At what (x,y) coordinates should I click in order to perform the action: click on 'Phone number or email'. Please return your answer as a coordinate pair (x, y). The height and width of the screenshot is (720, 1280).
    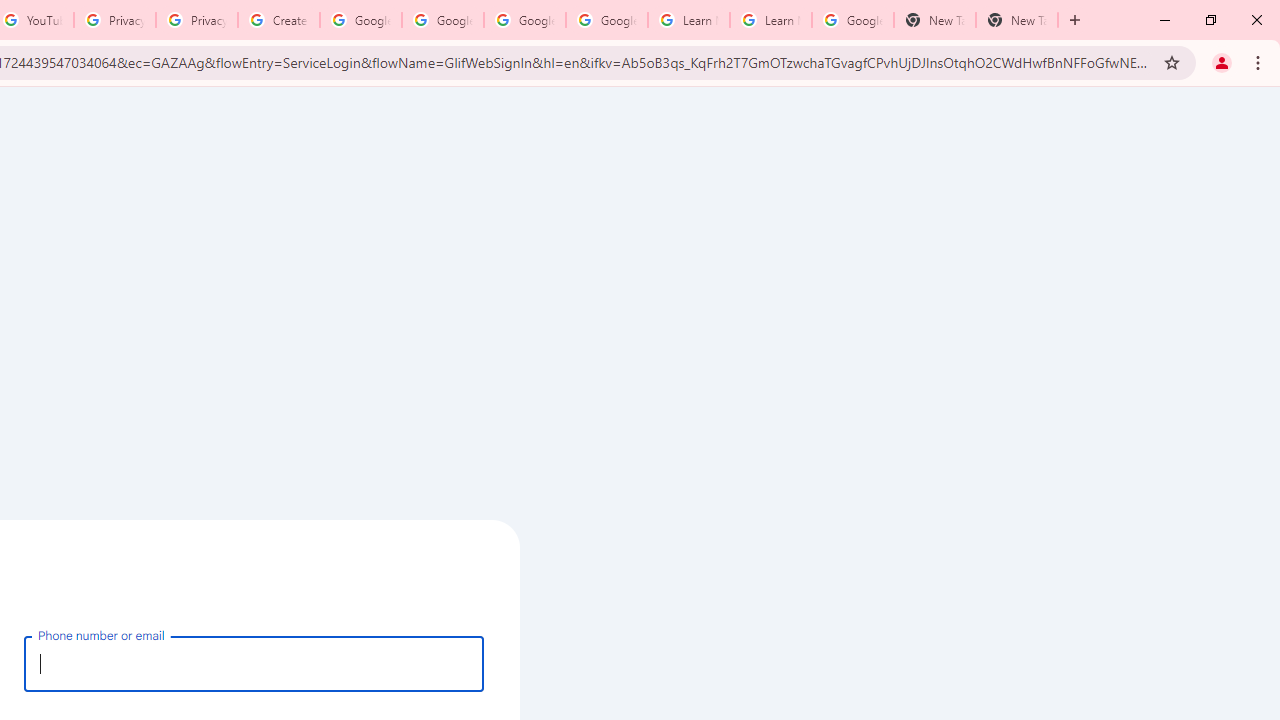
    Looking at the image, I should click on (253, 663).